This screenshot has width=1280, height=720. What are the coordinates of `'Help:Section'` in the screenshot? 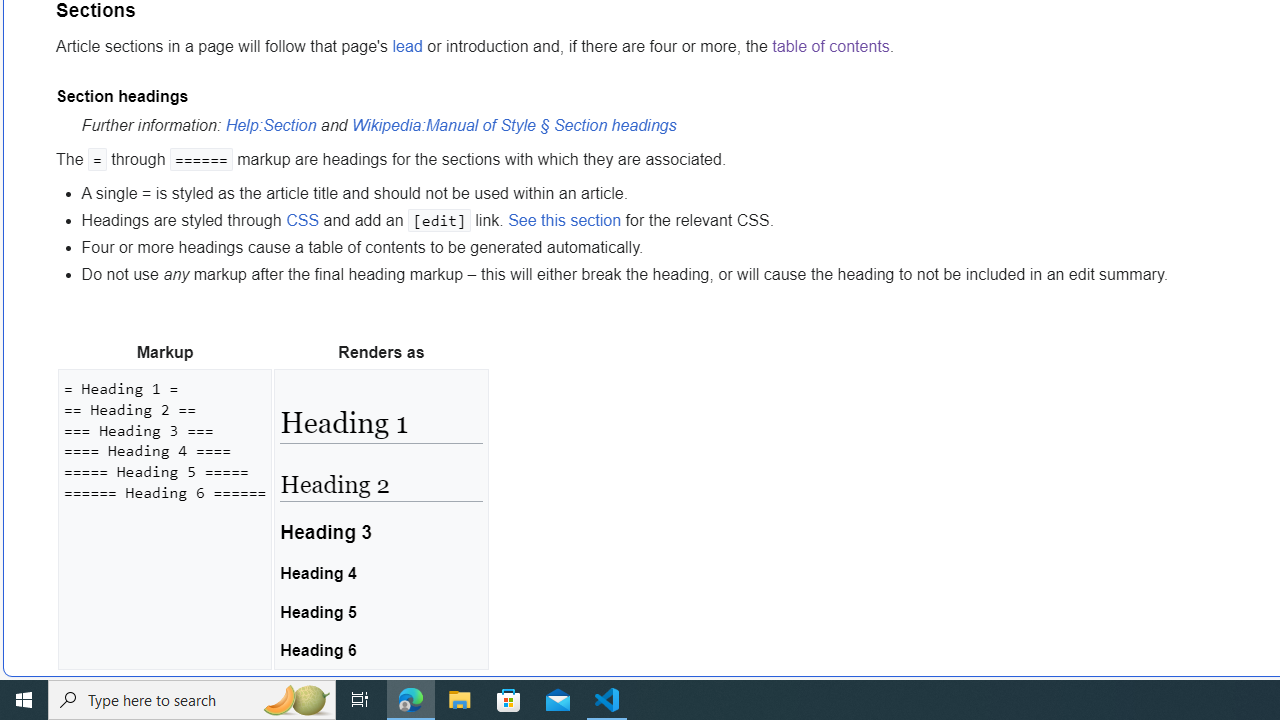 It's located at (270, 125).